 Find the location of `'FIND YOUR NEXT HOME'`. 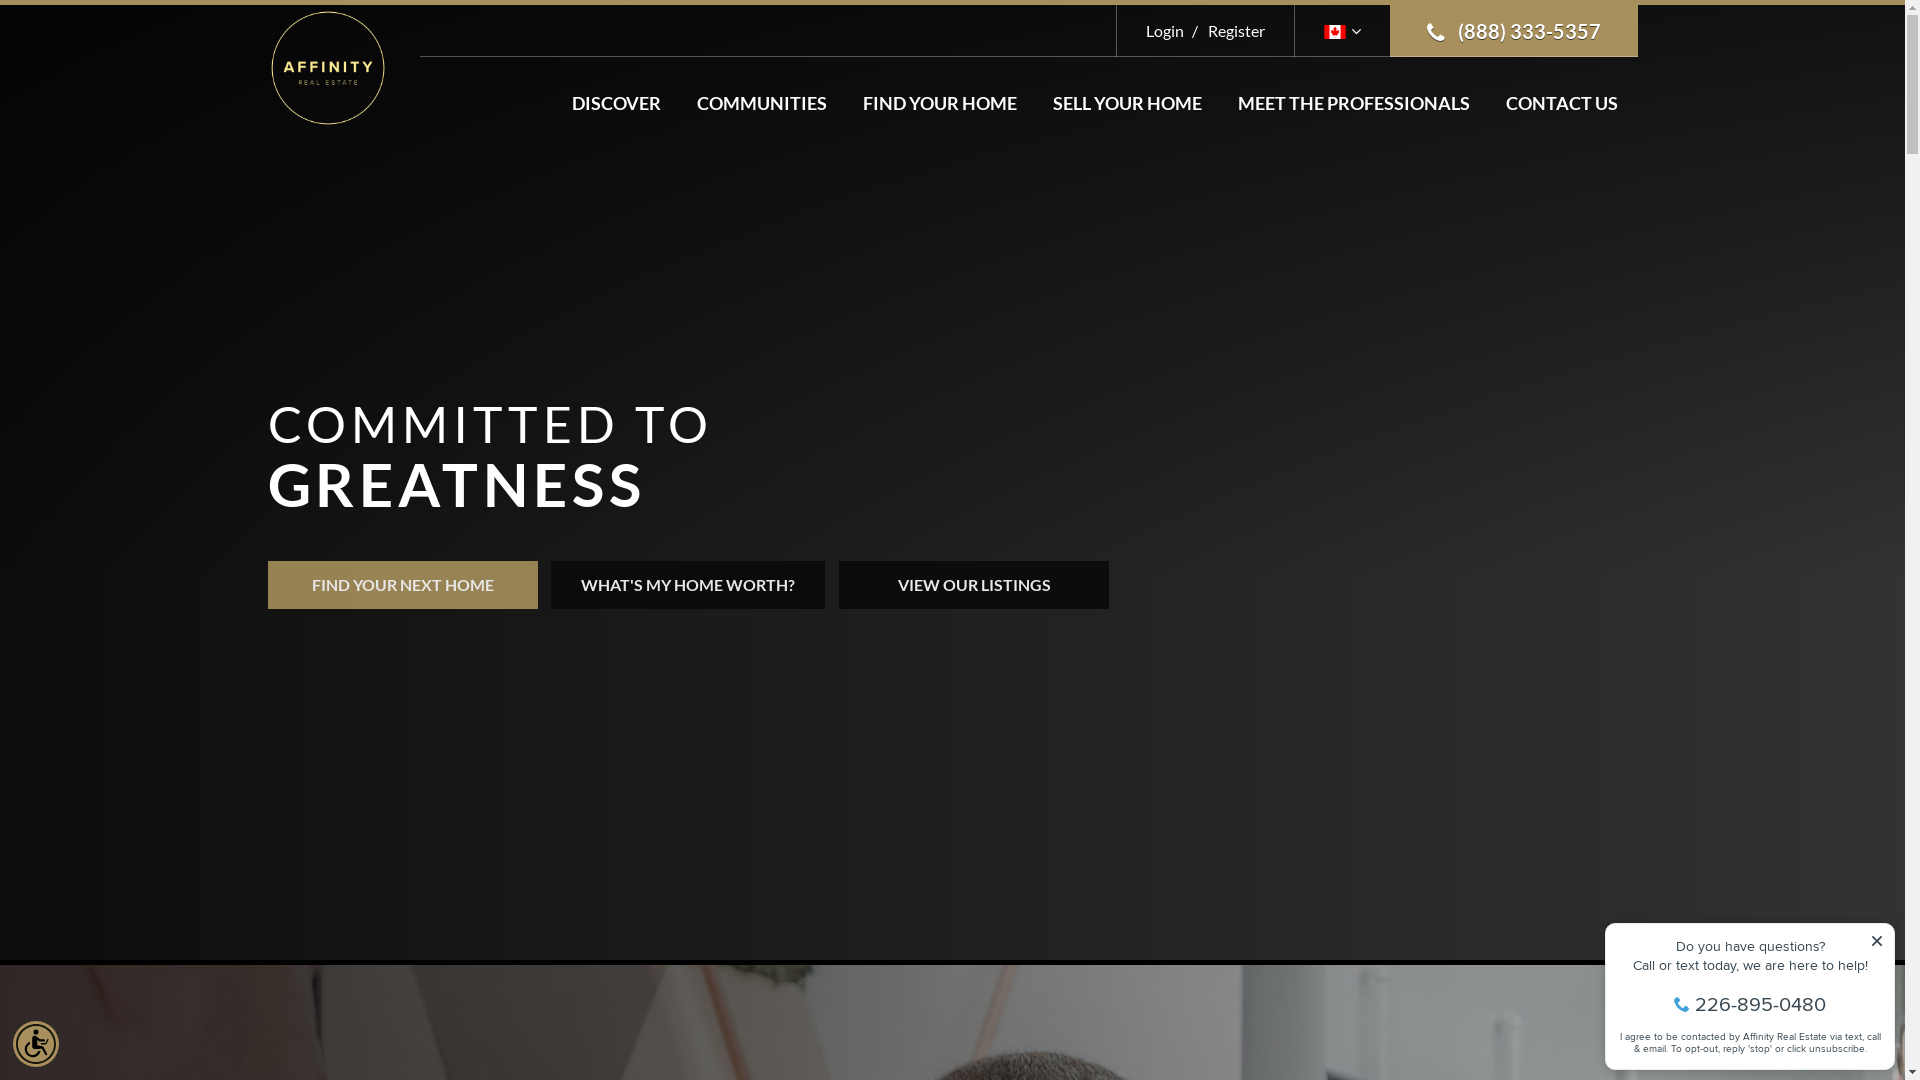

'FIND YOUR NEXT HOME' is located at coordinates (267, 585).